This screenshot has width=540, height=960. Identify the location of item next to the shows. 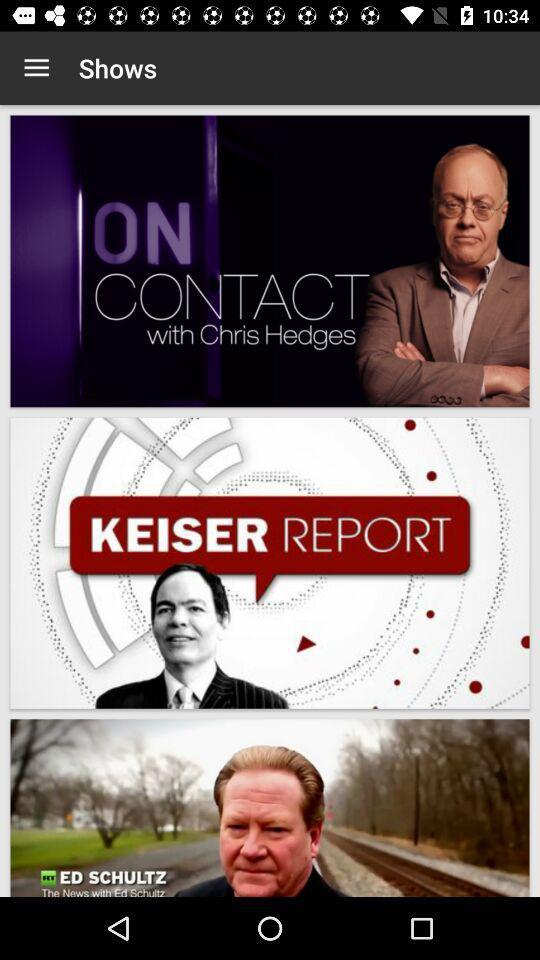
(36, 68).